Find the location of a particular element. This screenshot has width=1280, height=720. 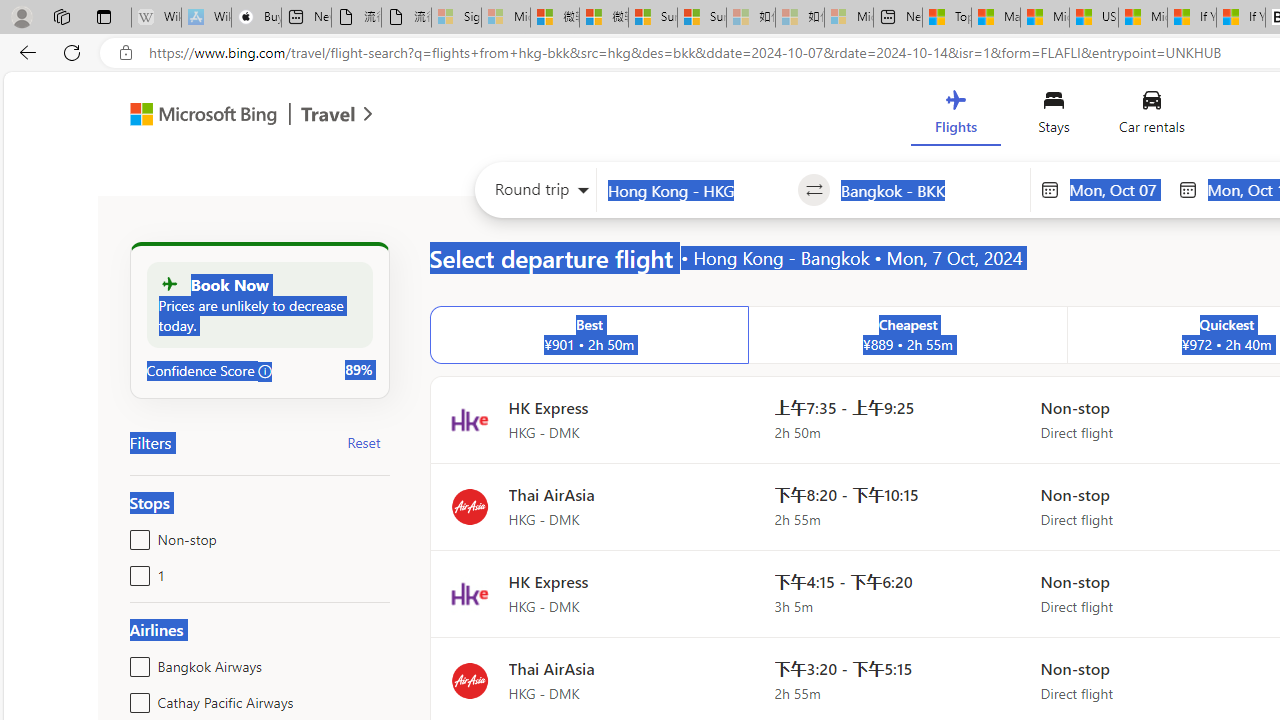

'Class: autosuggest-container full-height no-y-padding' is located at coordinates (929, 190).